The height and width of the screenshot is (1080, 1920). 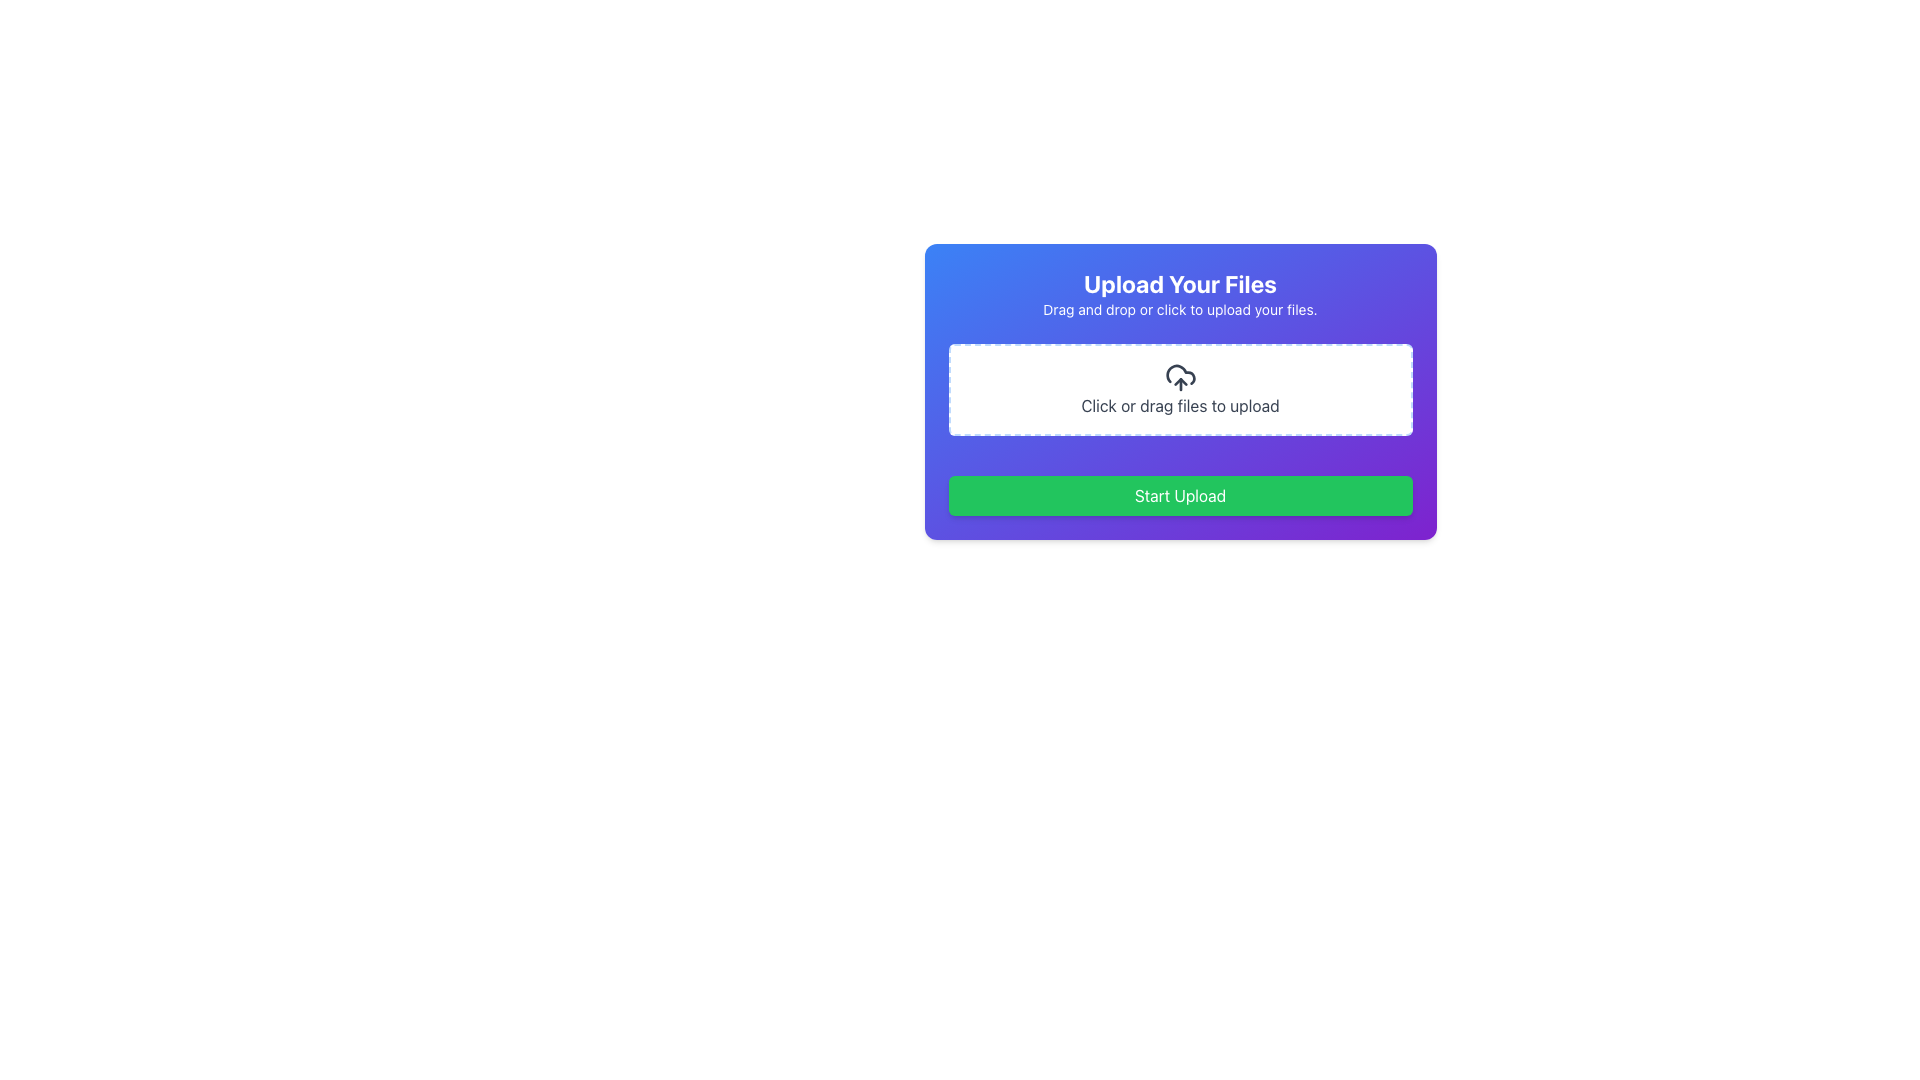 I want to click on informational text located directly below the title 'Upload Your Files' in the central upload section to understand the file upload process, so click(x=1180, y=309).